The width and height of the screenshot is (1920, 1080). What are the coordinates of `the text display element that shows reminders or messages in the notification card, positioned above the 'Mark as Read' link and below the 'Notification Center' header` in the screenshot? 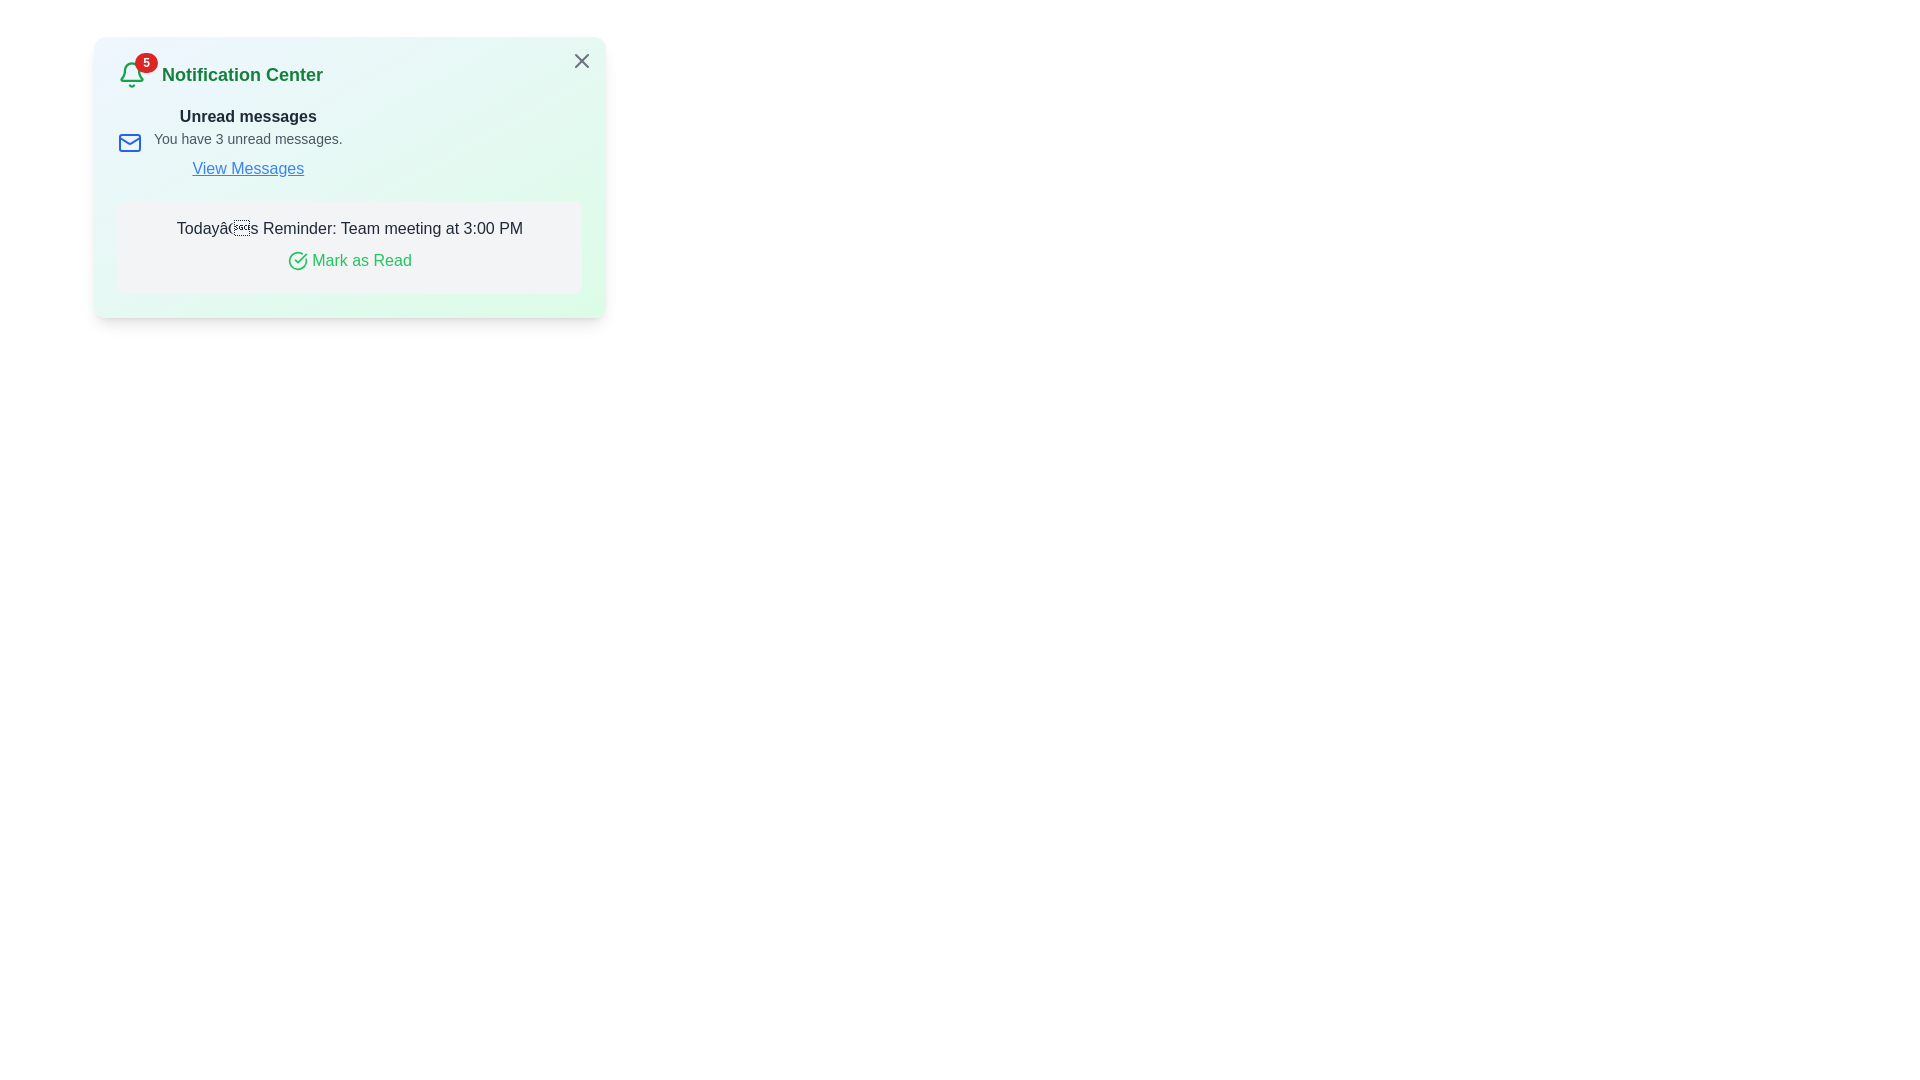 It's located at (350, 227).